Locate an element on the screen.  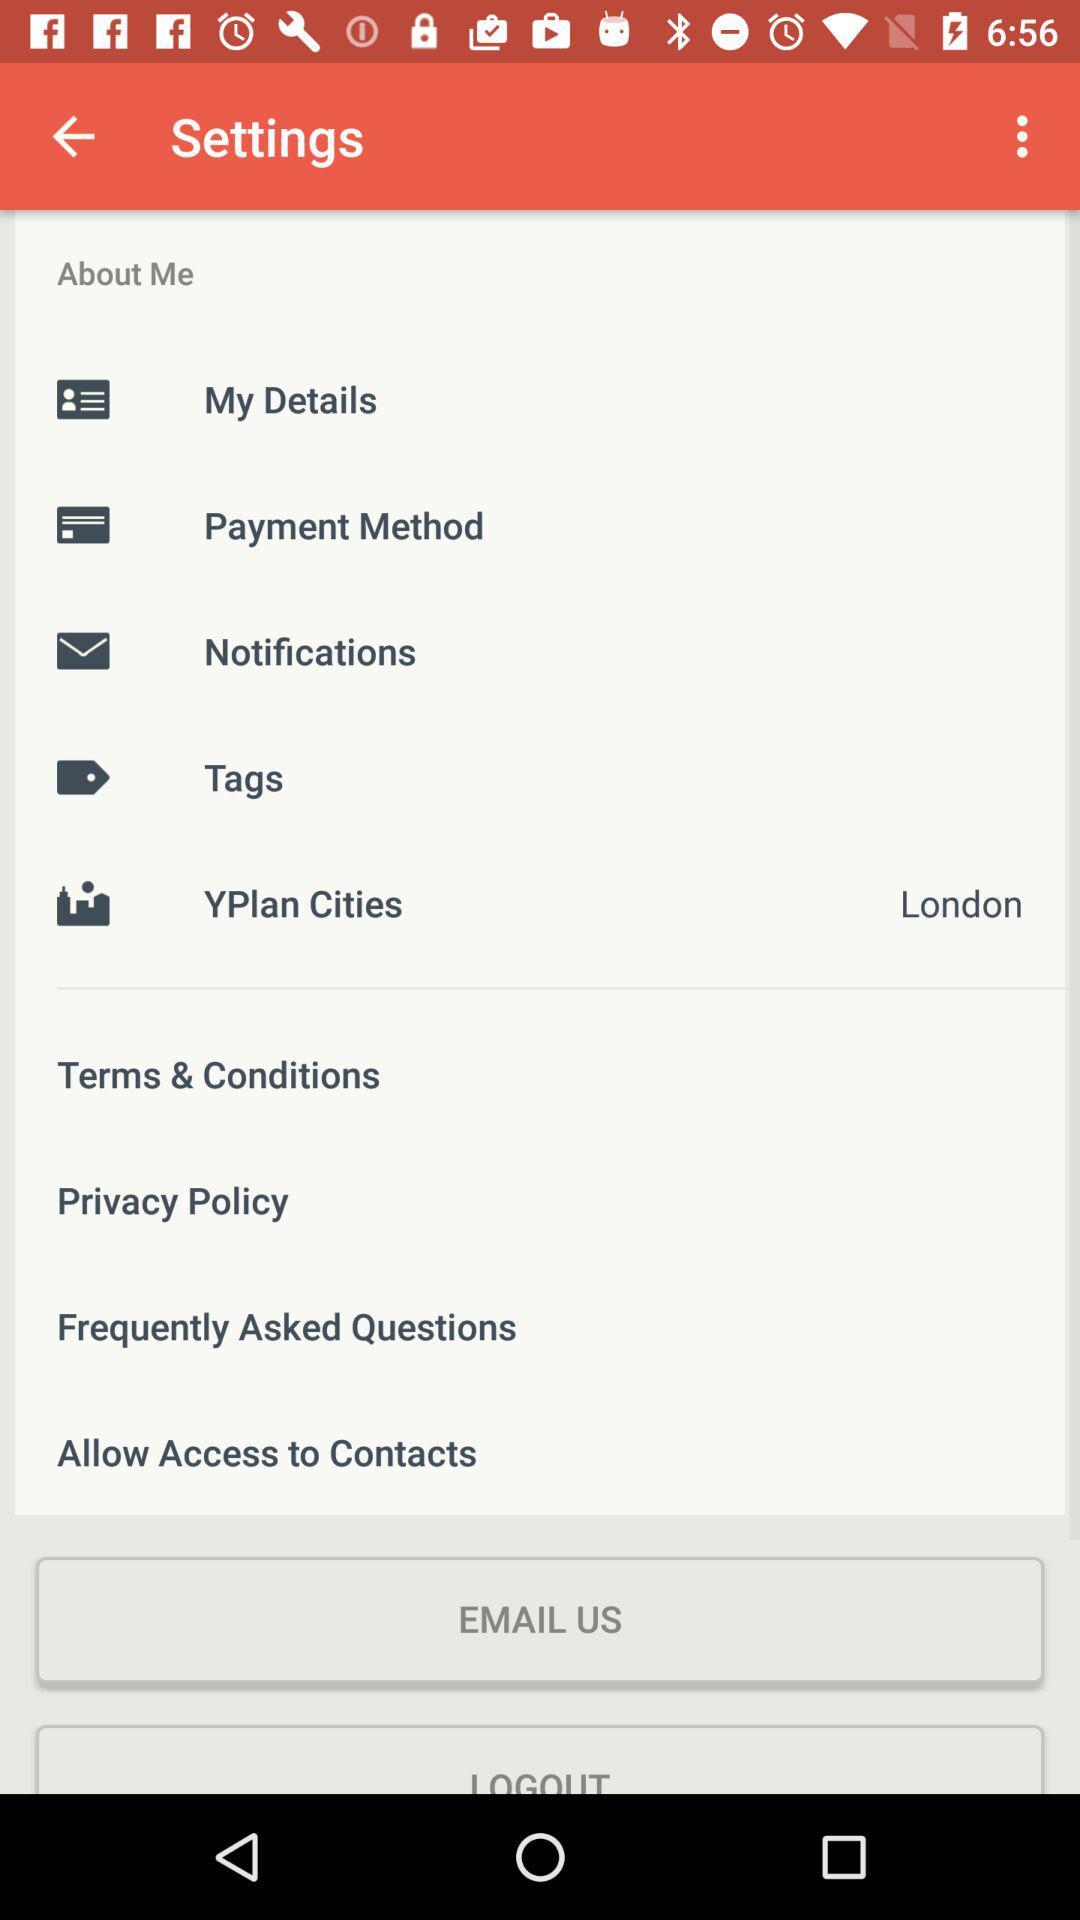
the my details icon is located at coordinates (540, 398).